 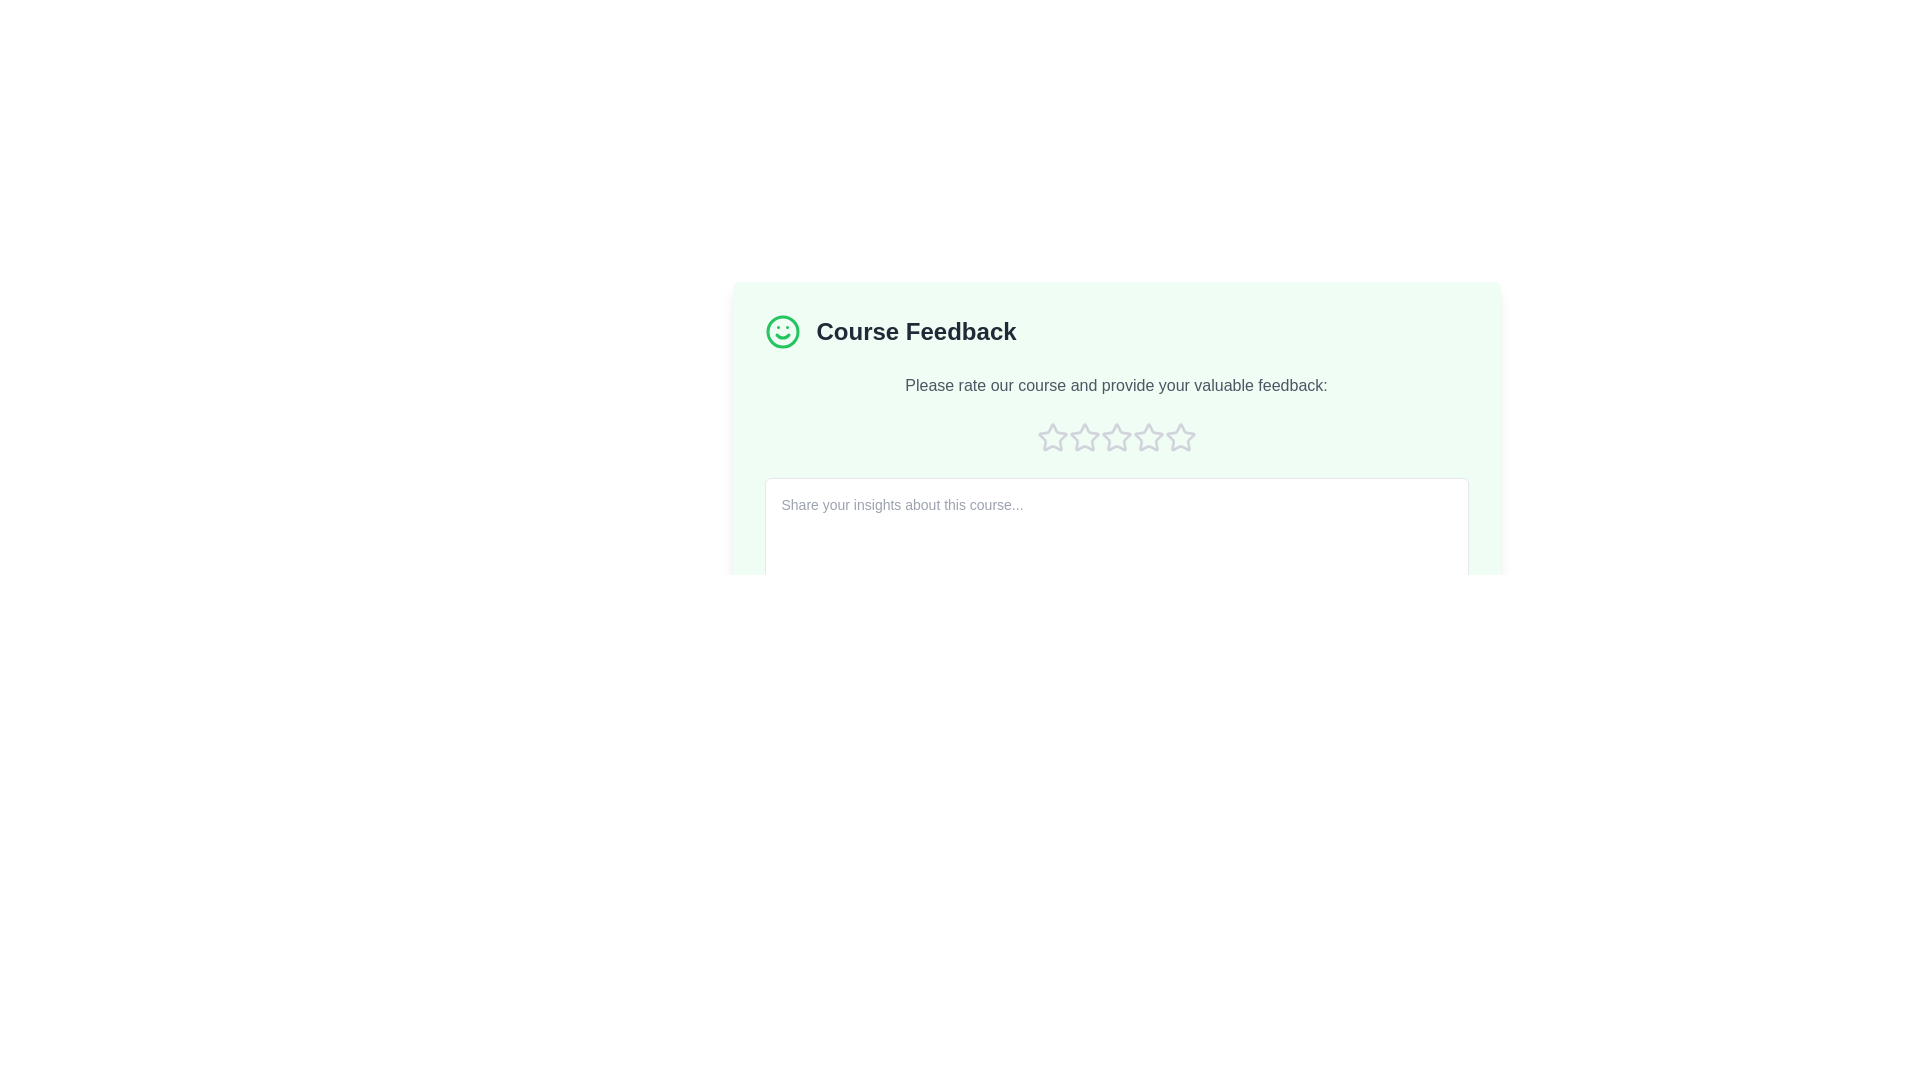 I want to click on the first star icon in the rating system, so click(x=1051, y=437).